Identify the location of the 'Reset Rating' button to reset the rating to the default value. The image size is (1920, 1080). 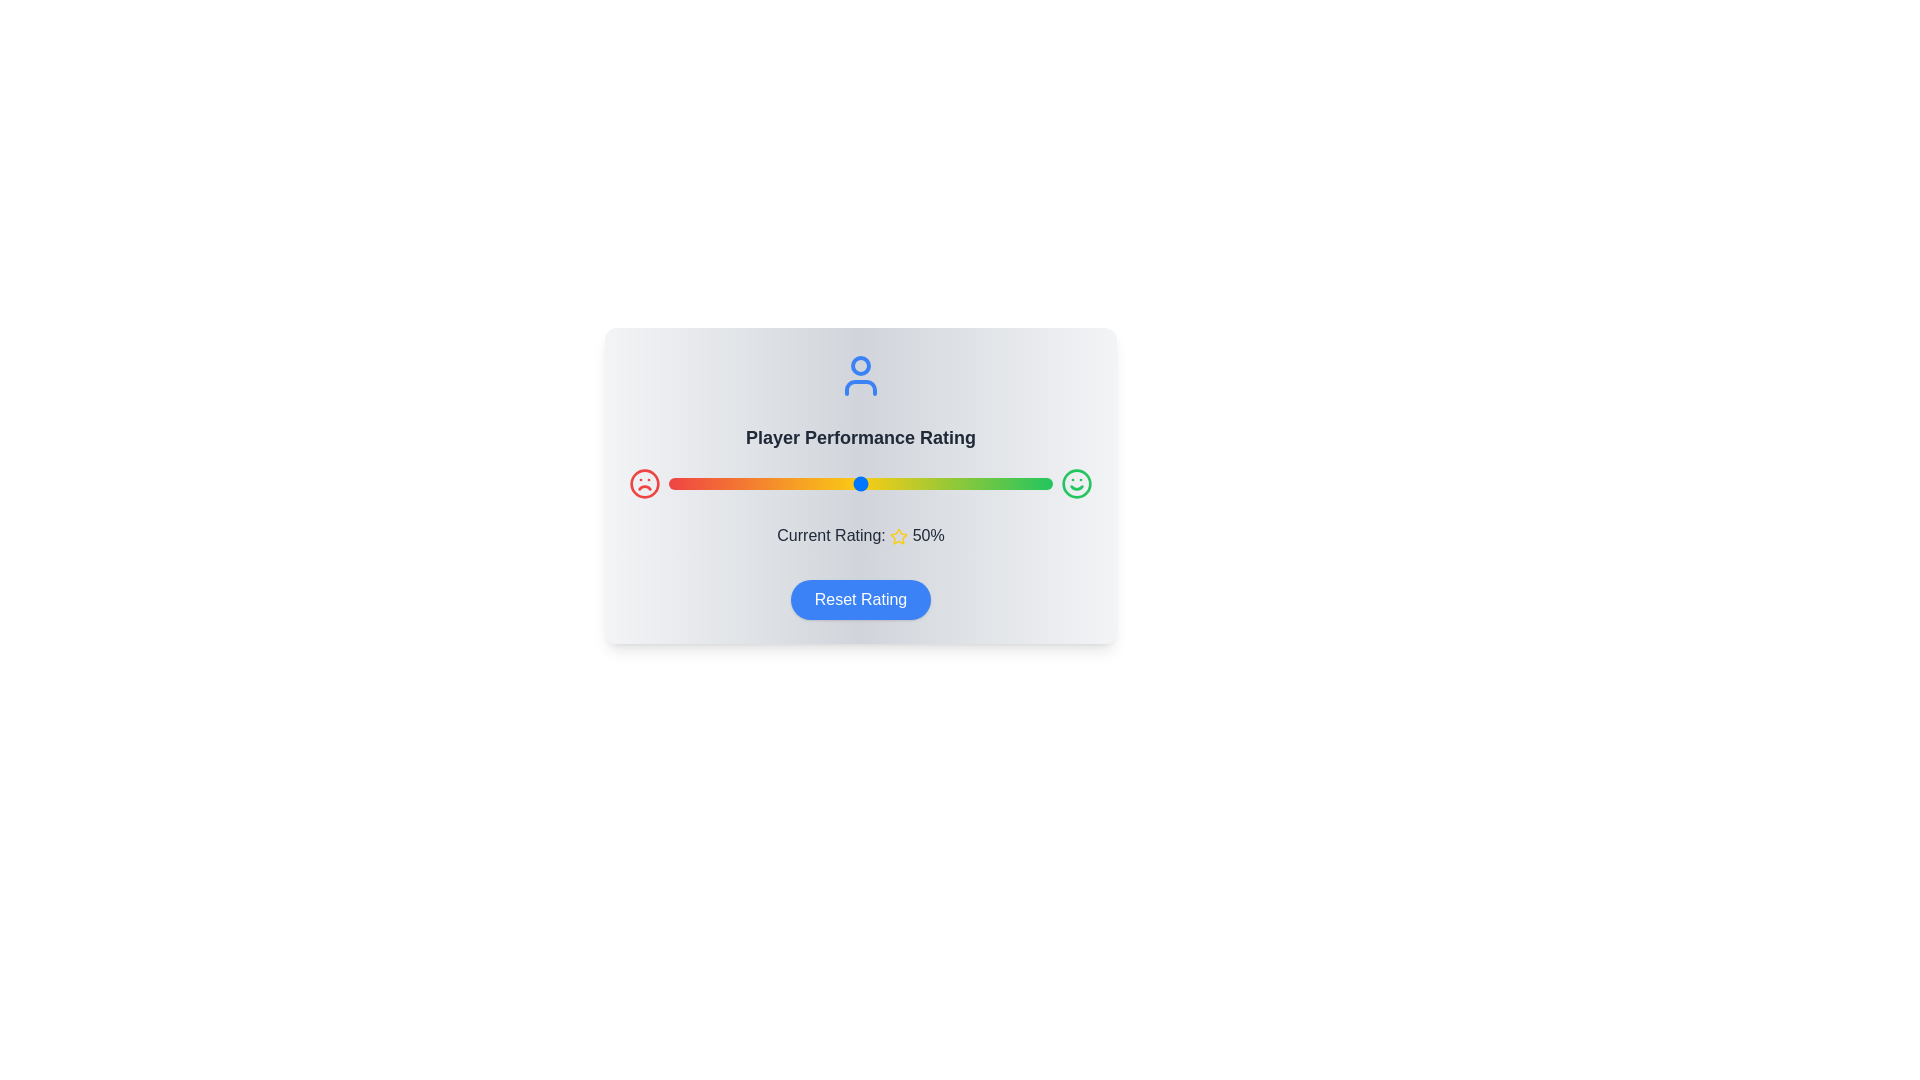
(860, 599).